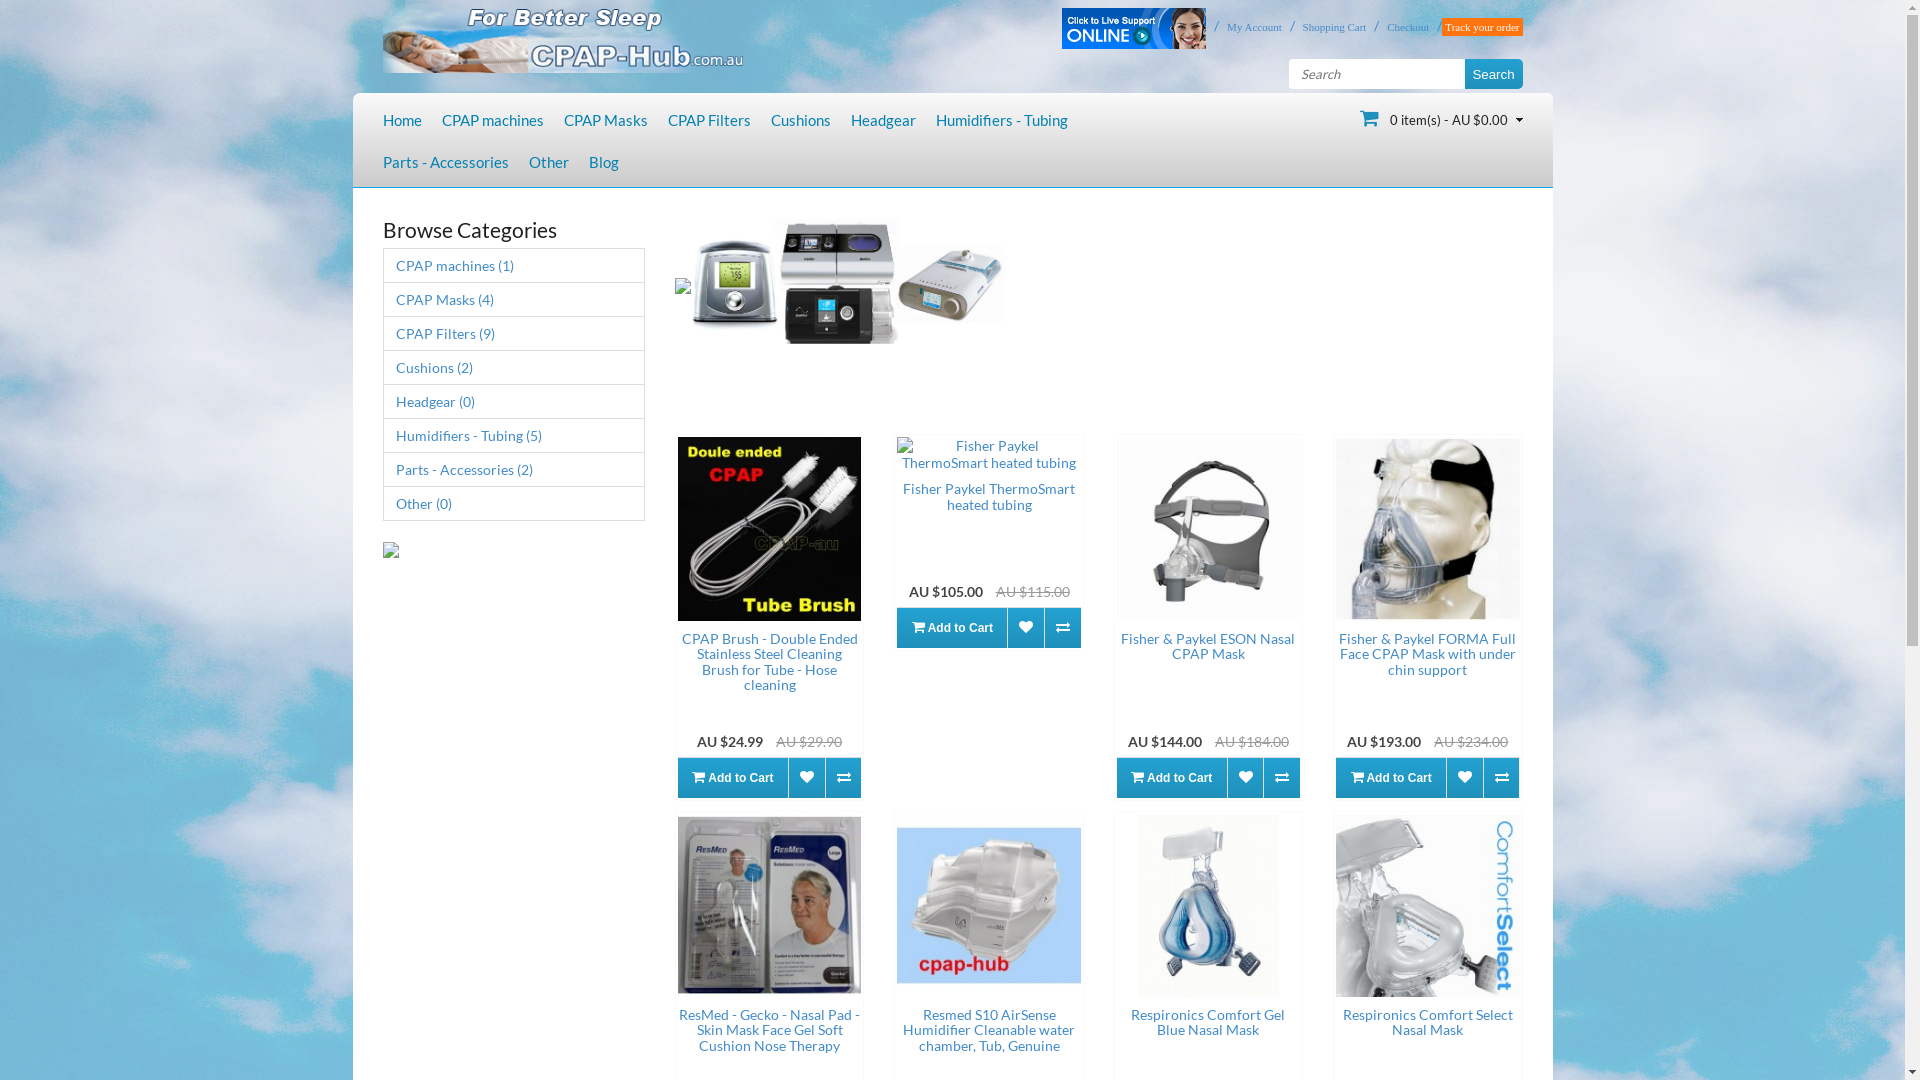 The image size is (1920, 1080). I want to click on 'Parts - Accessories', so click(382, 161).